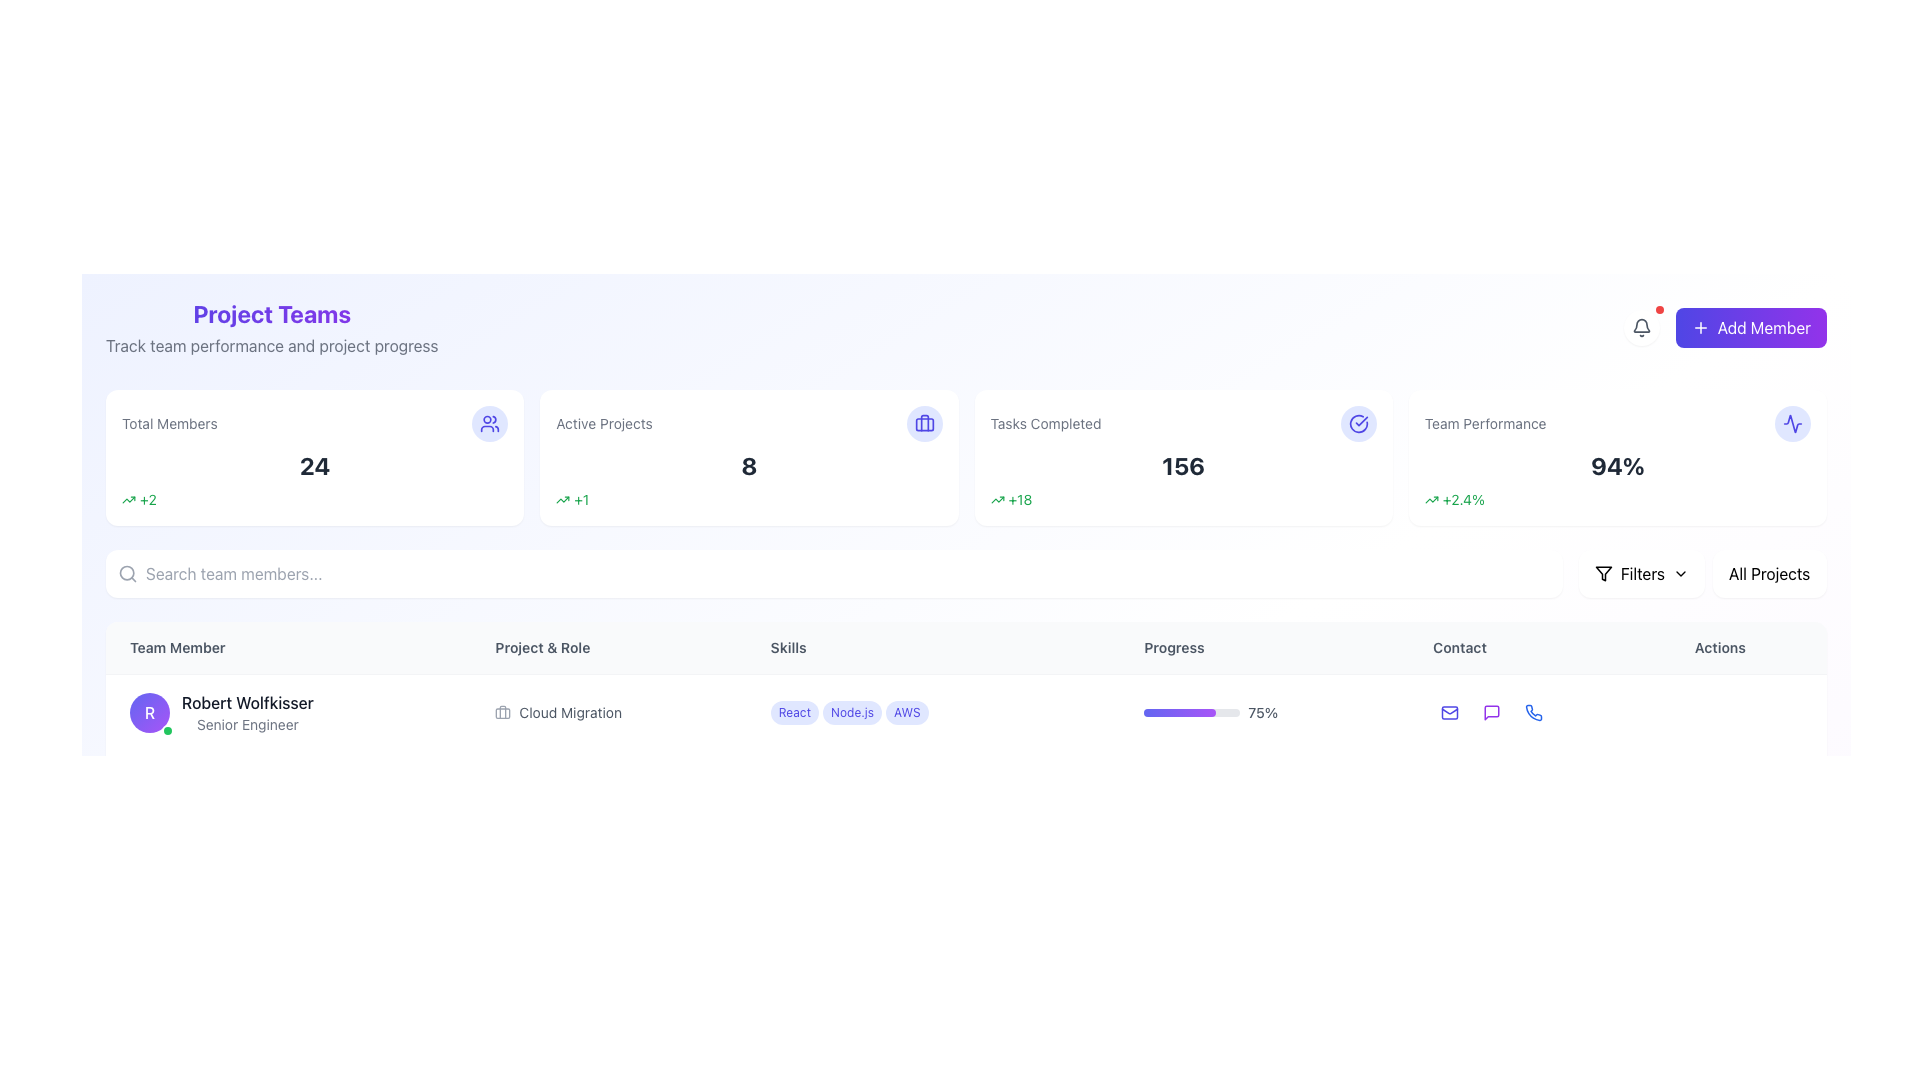 The image size is (1920, 1080). What do you see at coordinates (1770, 574) in the screenshot?
I see `the 'All Projects' button, which is a rectangular button with a white background and rounded corners located at the top-right section of the interface` at bounding box center [1770, 574].